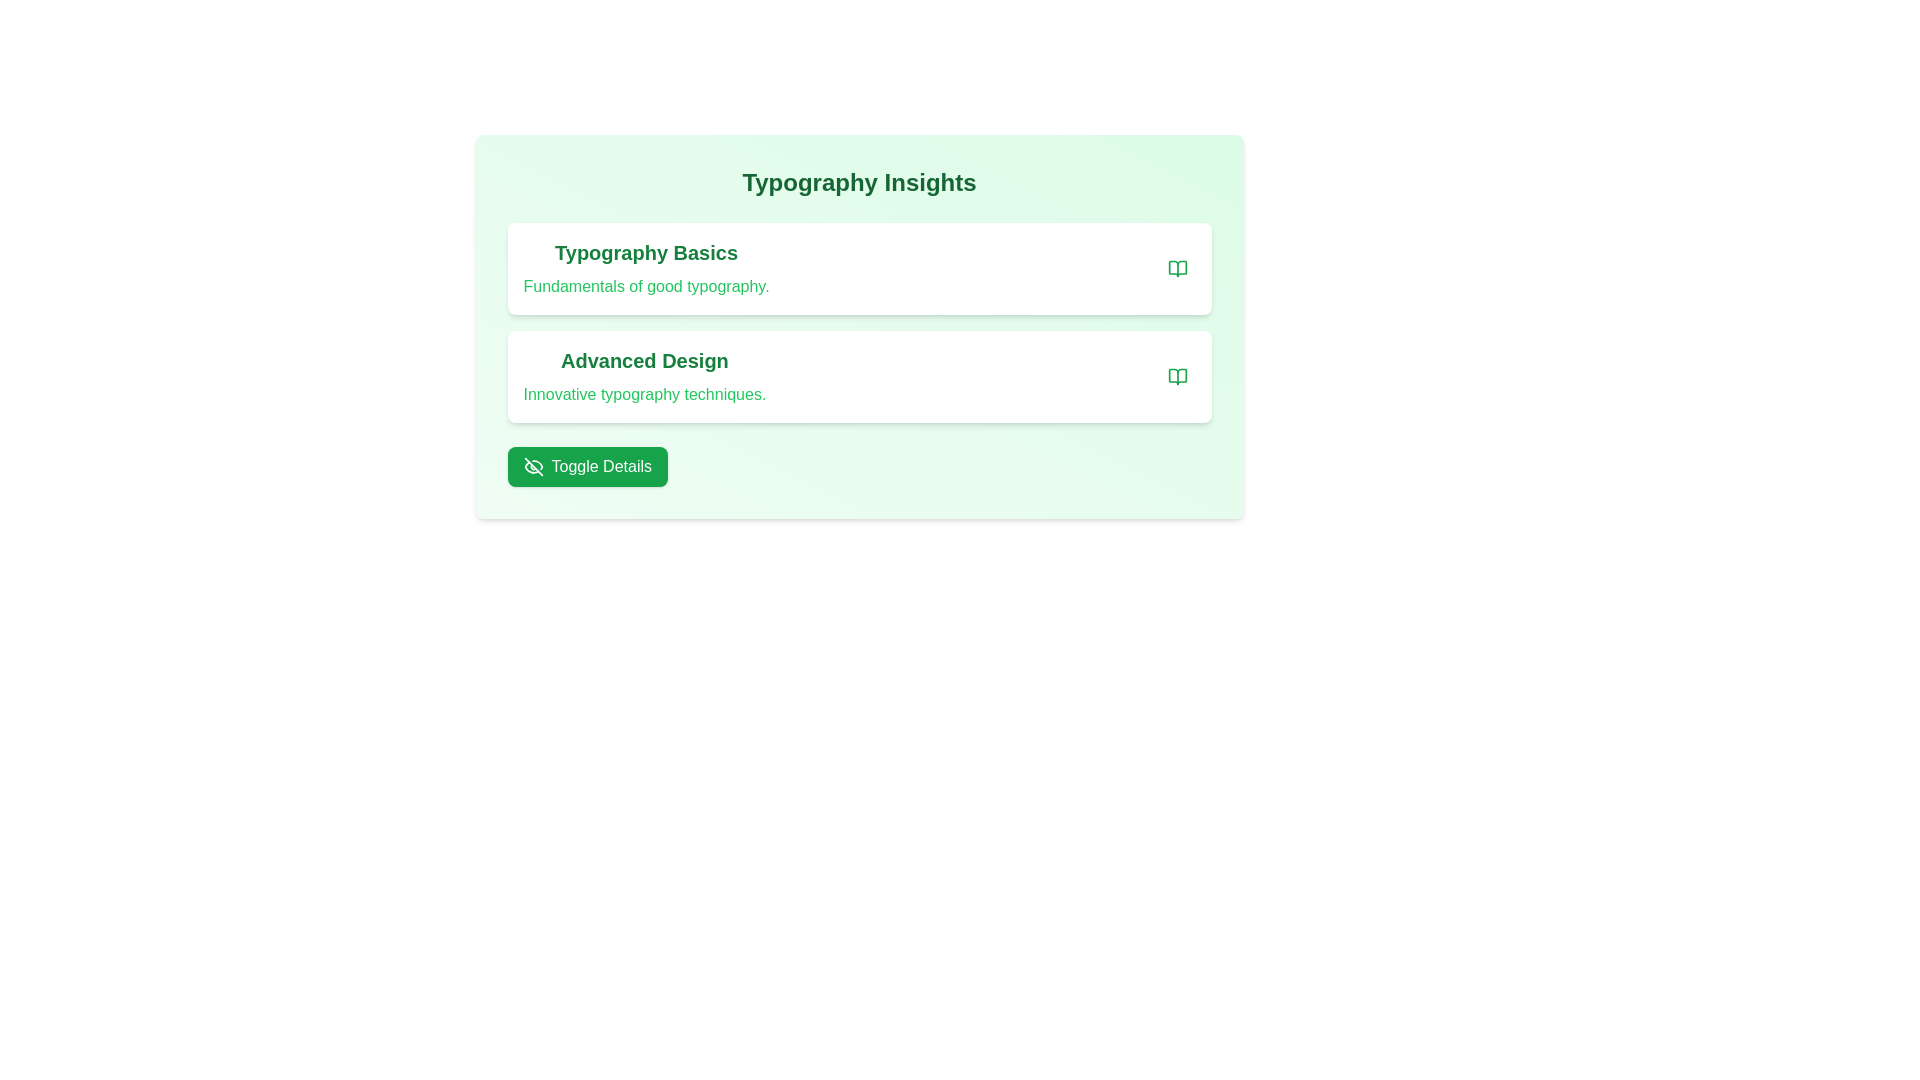 The height and width of the screenshot is (1080, 1920). I want to click on the interactive green circular button with an open book icon located at the top right corner of the 'Typography Basics' card, so click(1177, 268).